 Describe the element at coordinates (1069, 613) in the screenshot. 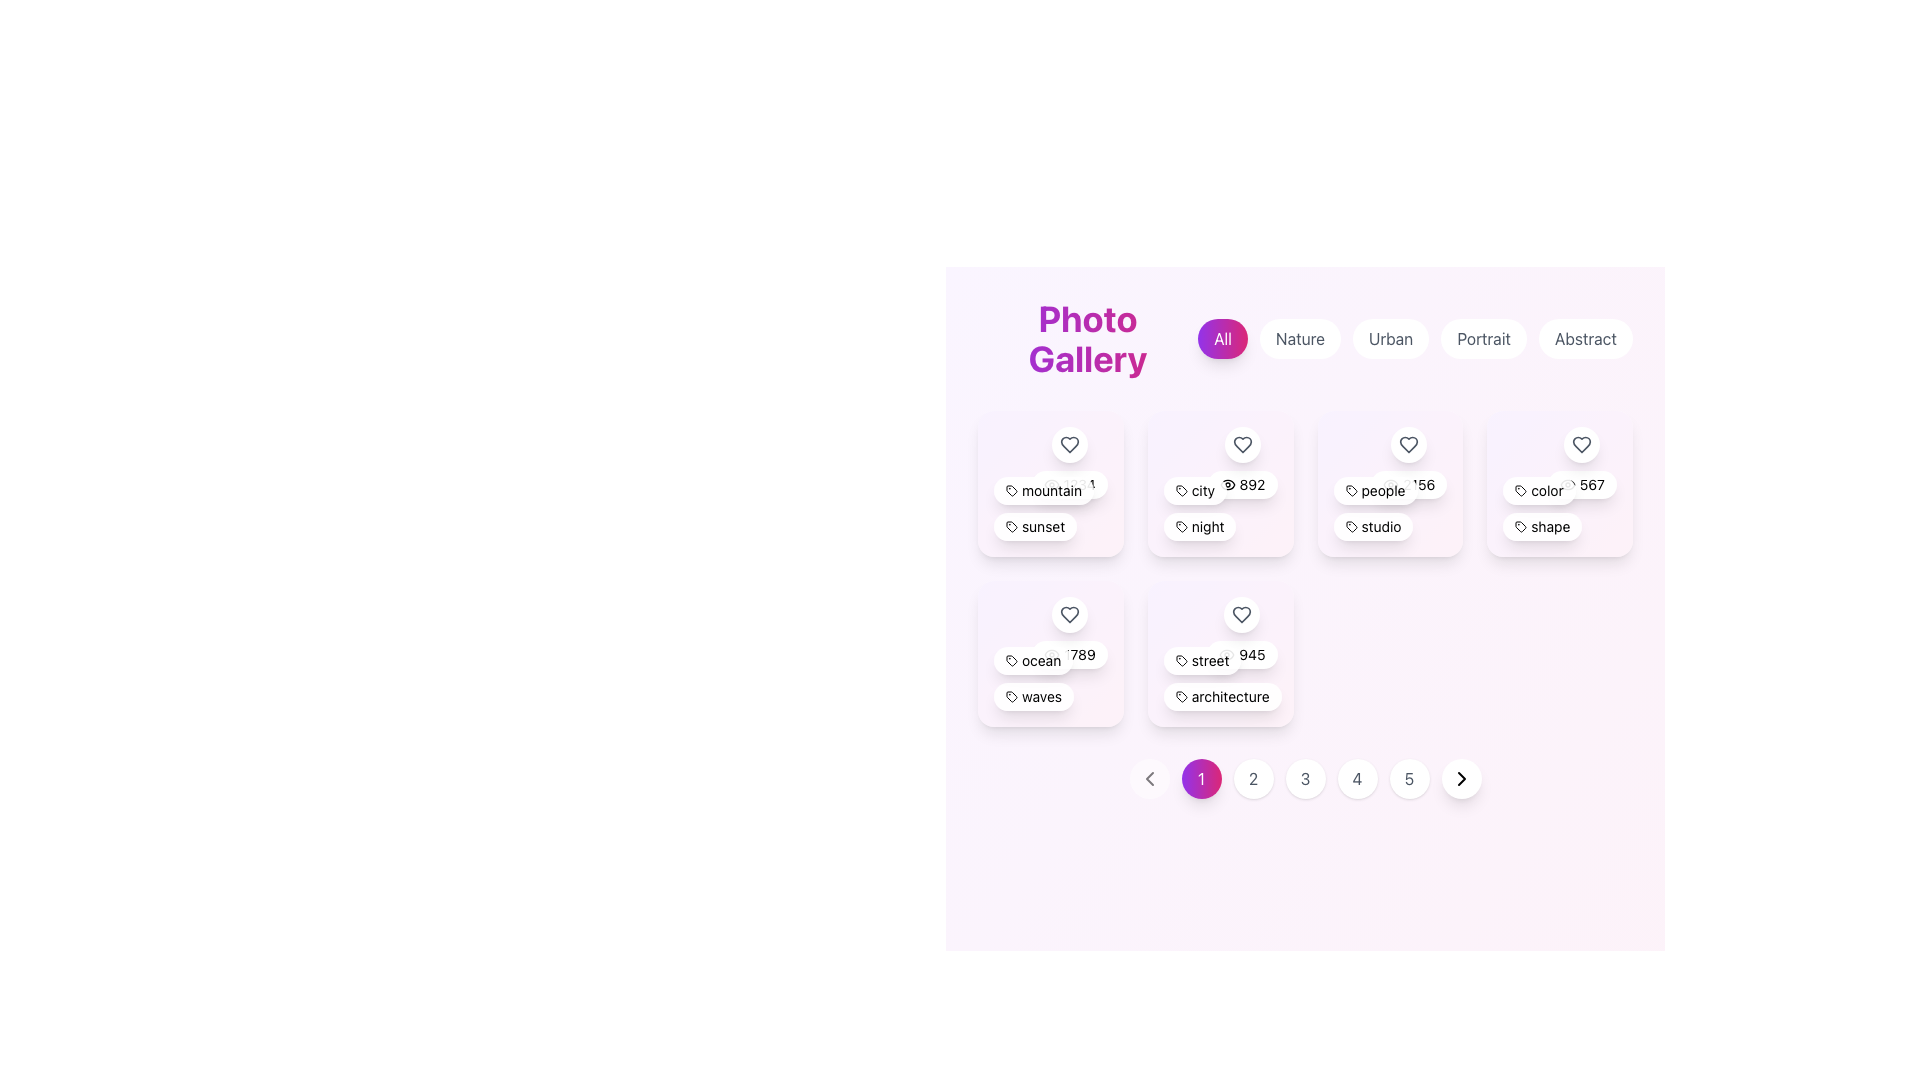

I see `the circular button with a heart icon located at the top-right section of the card labeled 'ocean' and '789' to observe any visual transition effects` at that location.